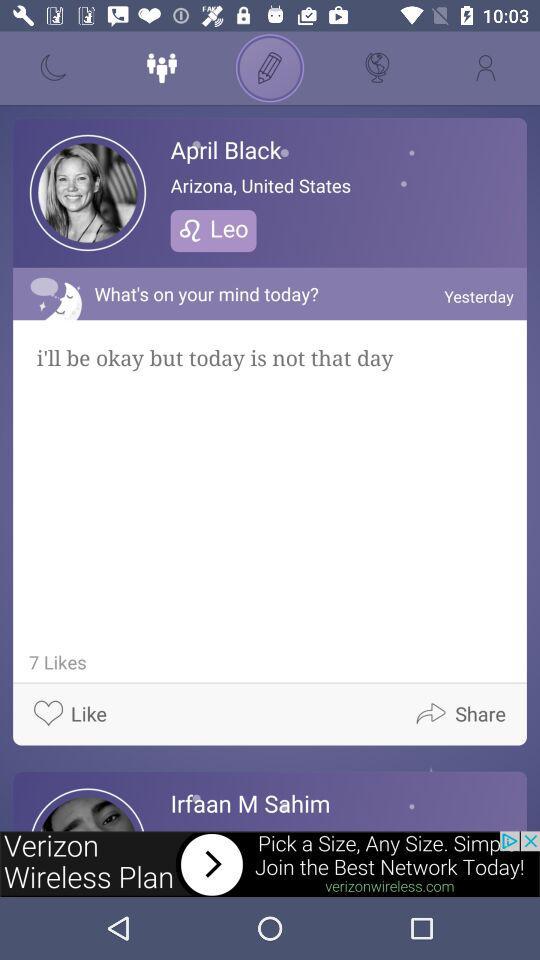 This screenshot has height=960, width=540. I want to click on the image beside irfaan, so click(87, 809).